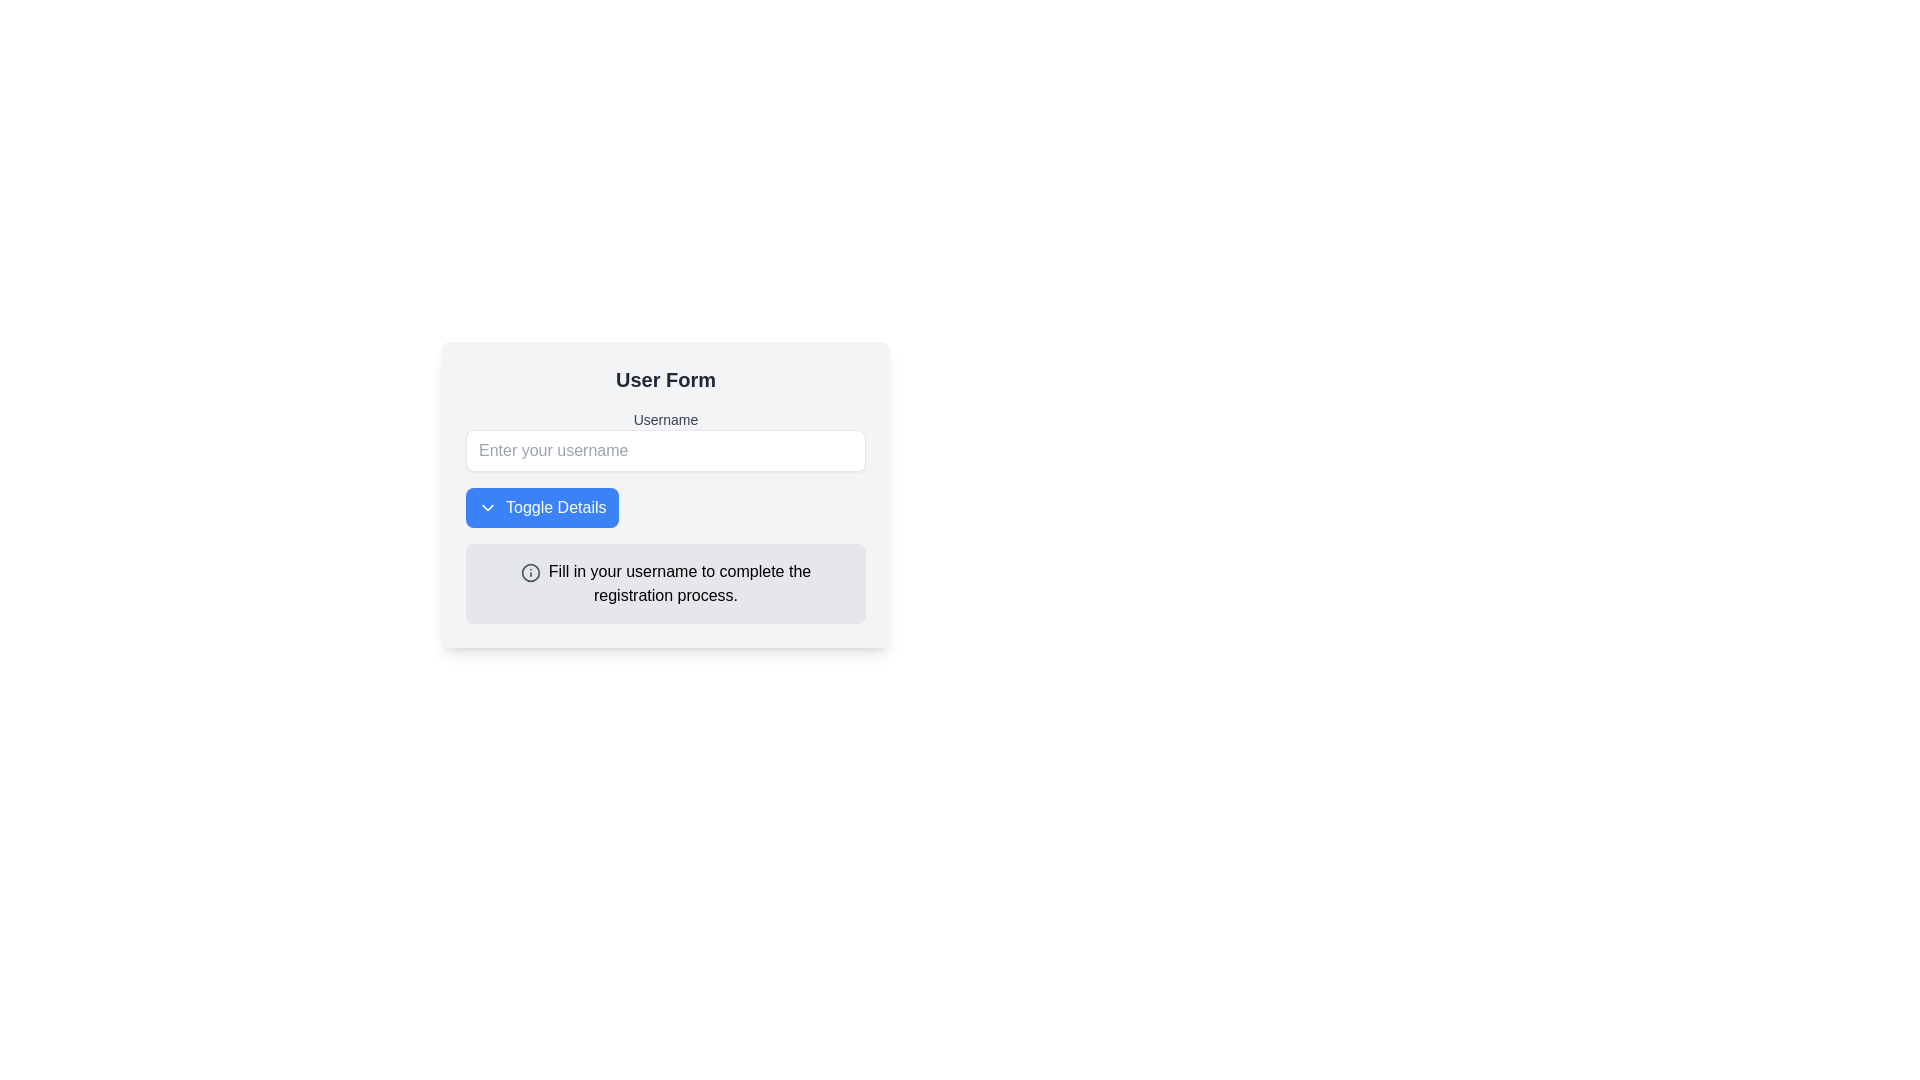 The width and height of the screenshot is (1920, 1080). What do you see at coordinates (530, 572) in the screenshot?
I see `SVG Circle that serves as the circular border of the warning icon indicating a username is required for registration, located near the bottom of the user form` at bounding box center [530, 572].